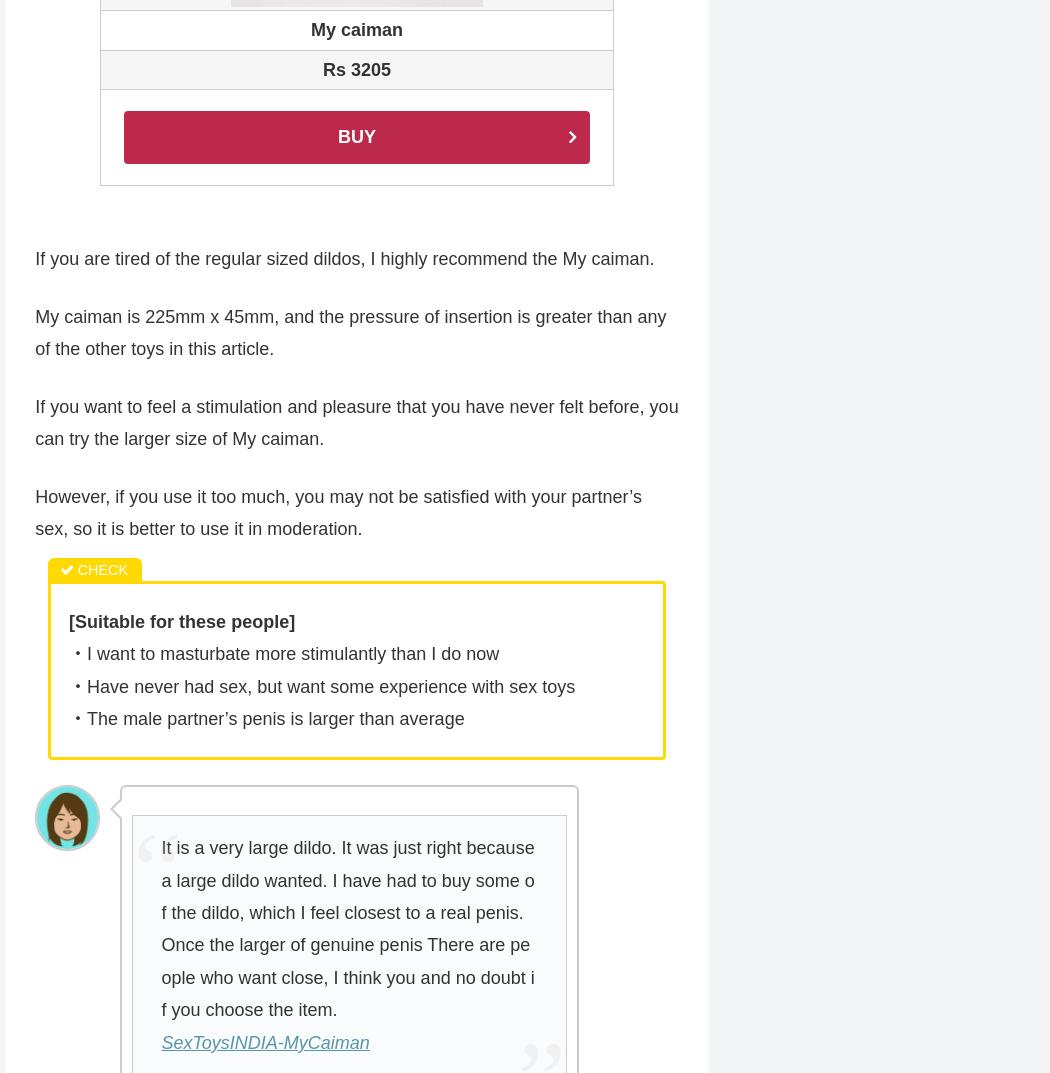 This screenshot has width=1050, height=1073. Describe the element at coordinates (355, 71) in the screenshot. I see `'Rs 3205'` at that location.